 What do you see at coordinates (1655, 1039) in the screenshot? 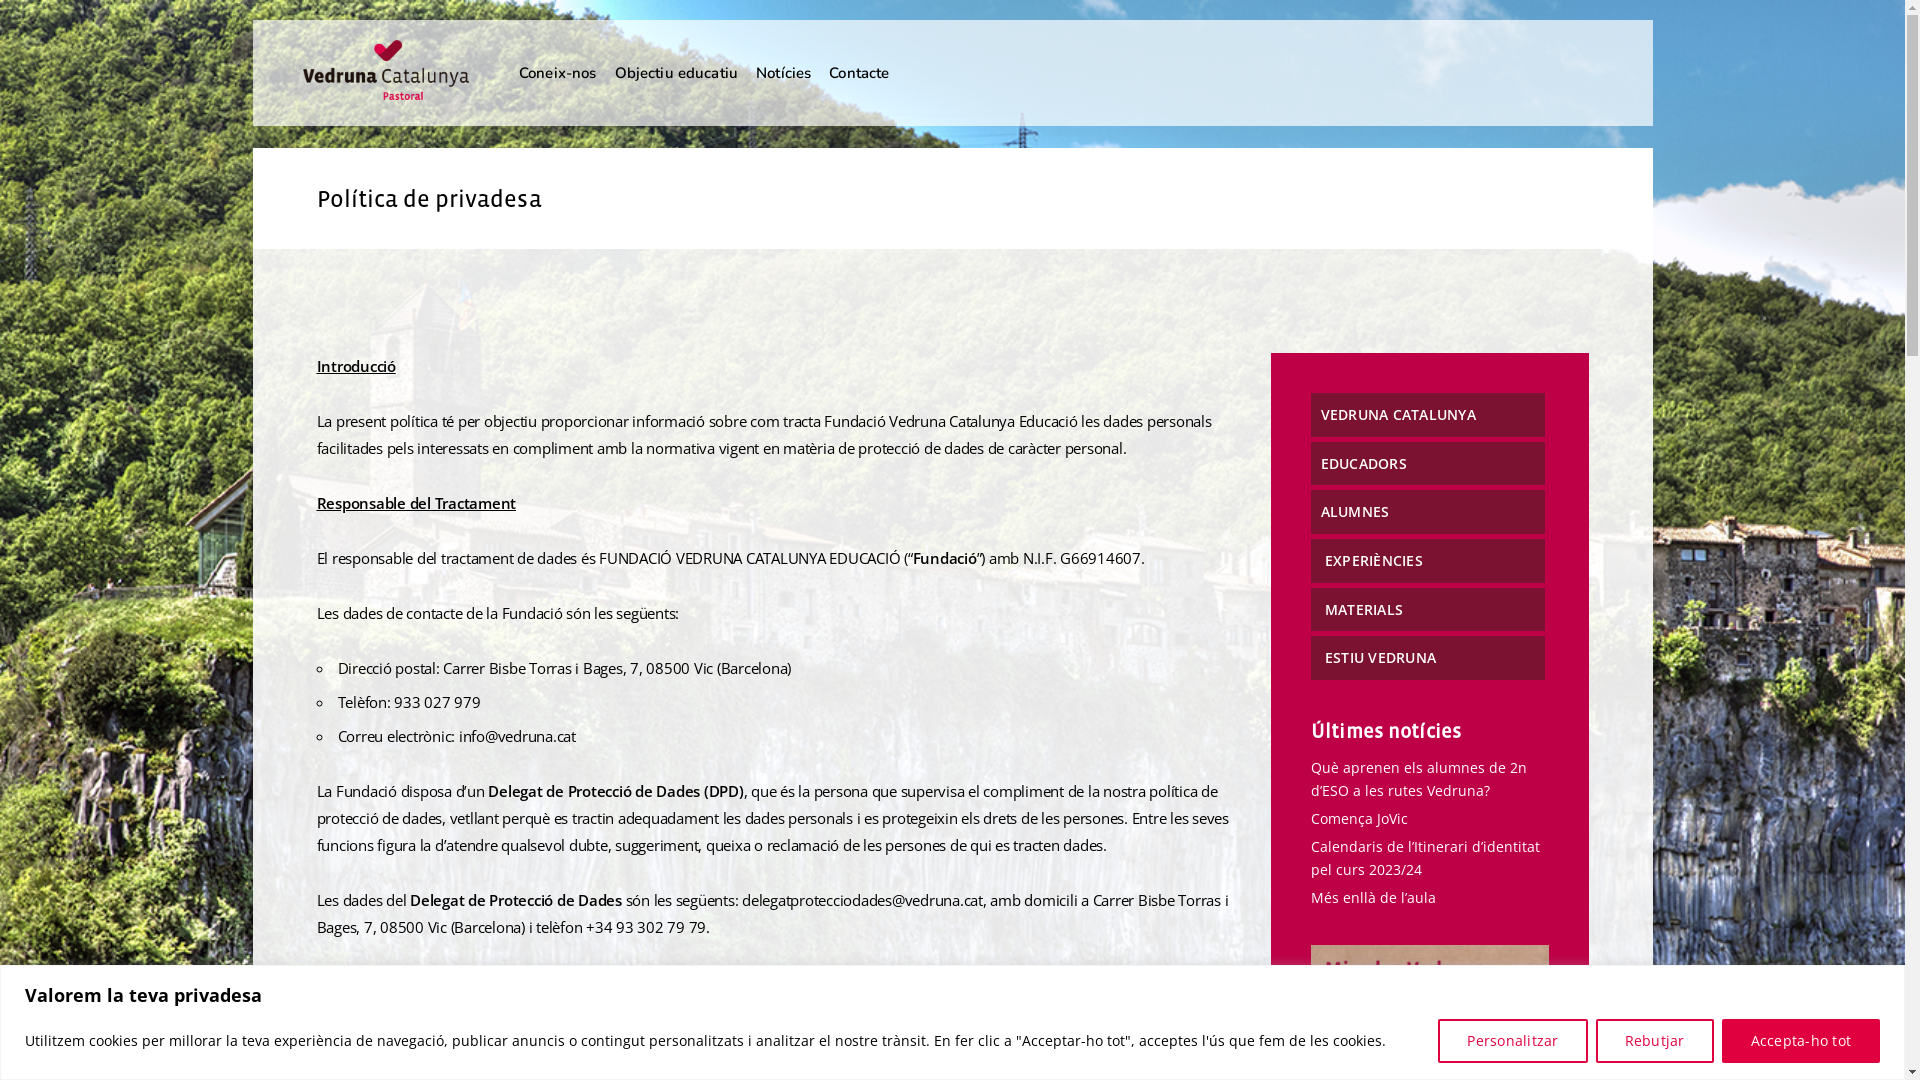
I see `'Rebutjar'` at bounding box center [1655, 1039].